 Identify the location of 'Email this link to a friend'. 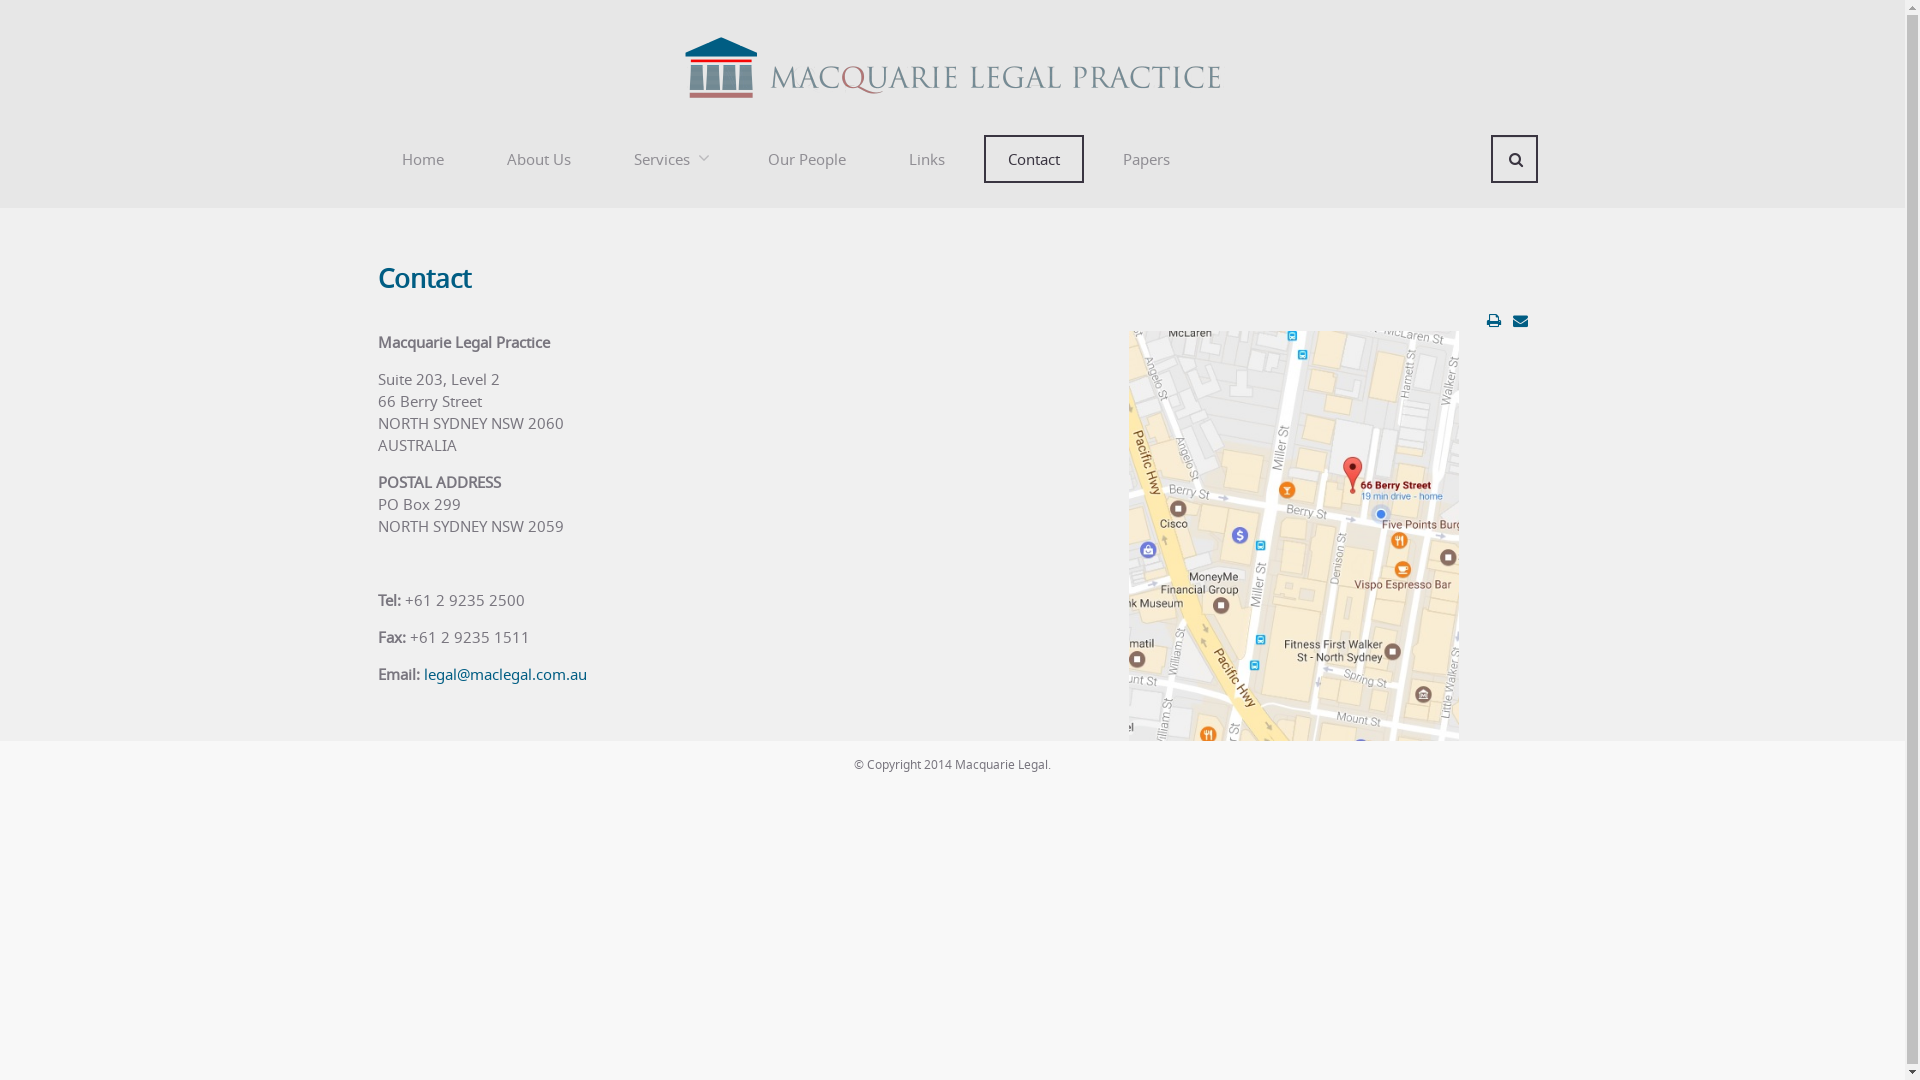
(1519, 319).